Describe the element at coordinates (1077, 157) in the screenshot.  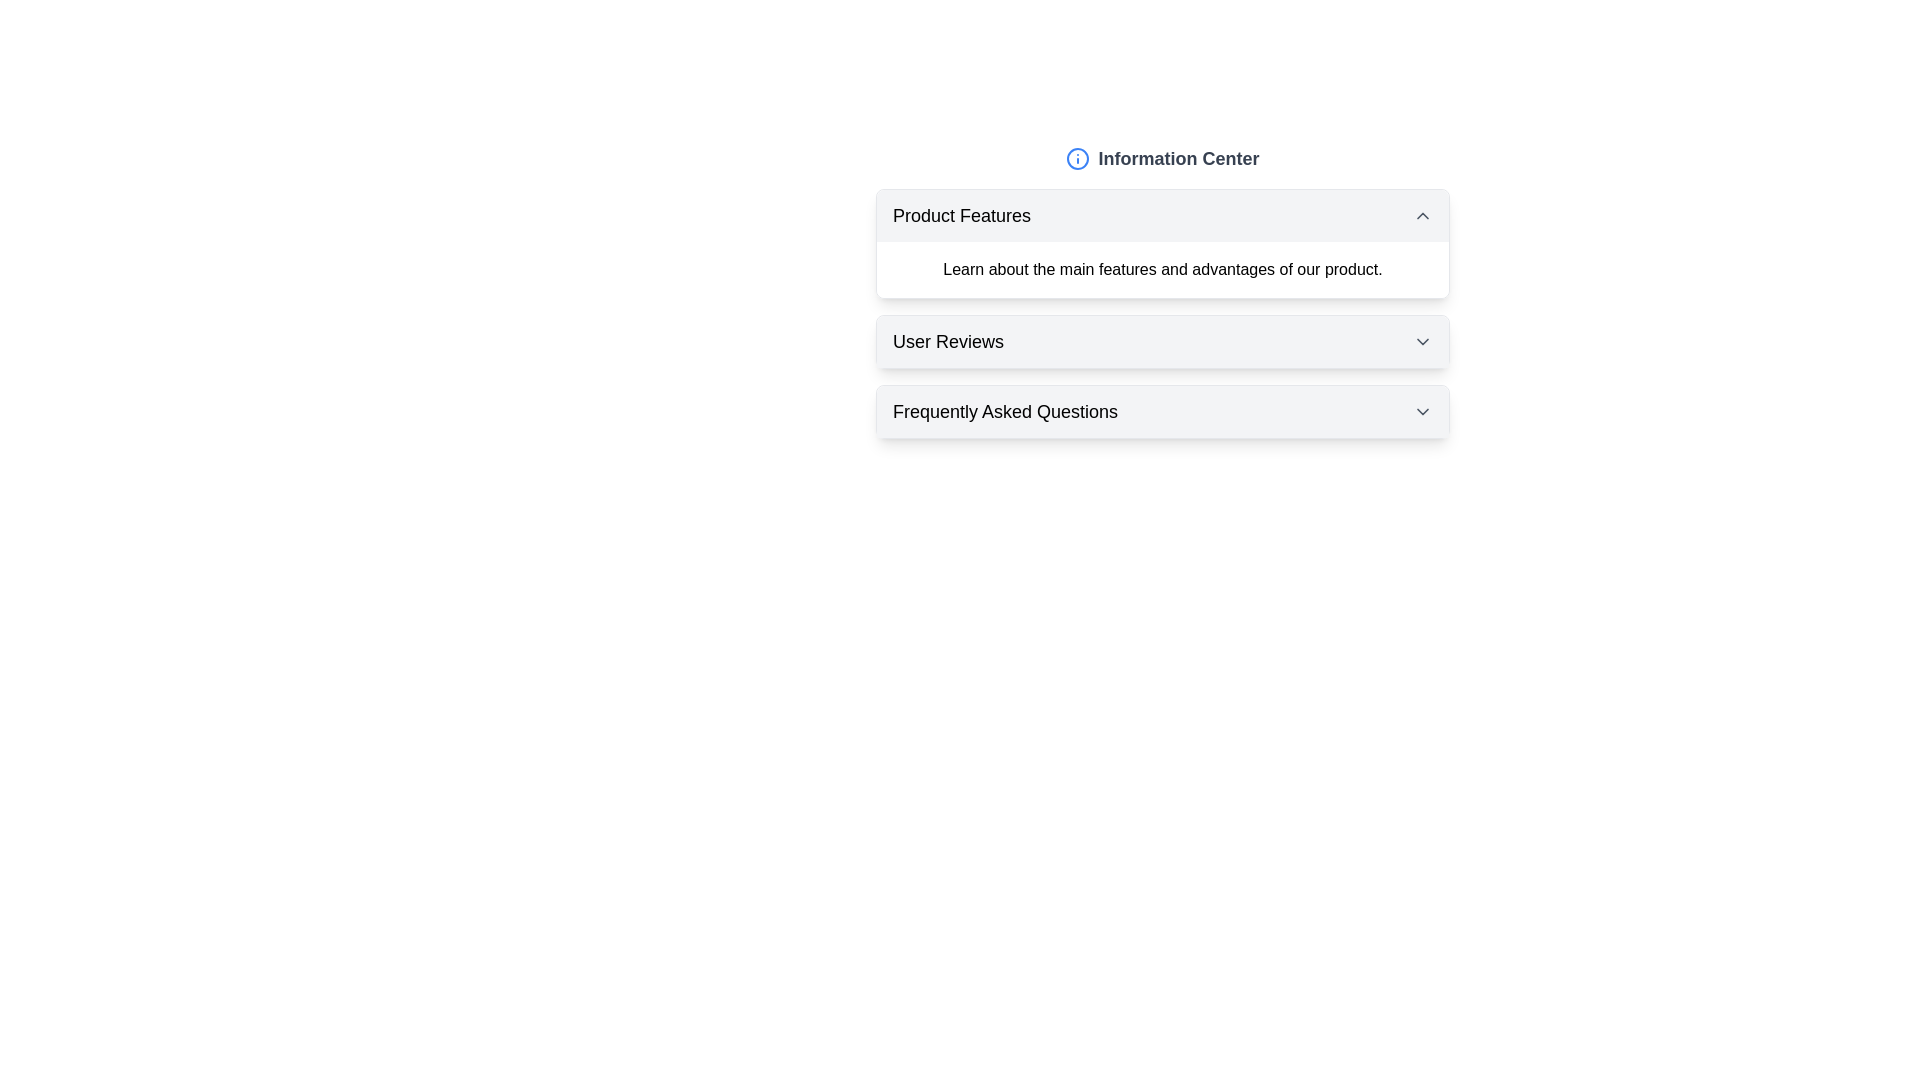
I see `the circular element of the 'Info' icon located near the top-center of the interface, serving as a visual indicator for the 'Information Center' section` at that location.